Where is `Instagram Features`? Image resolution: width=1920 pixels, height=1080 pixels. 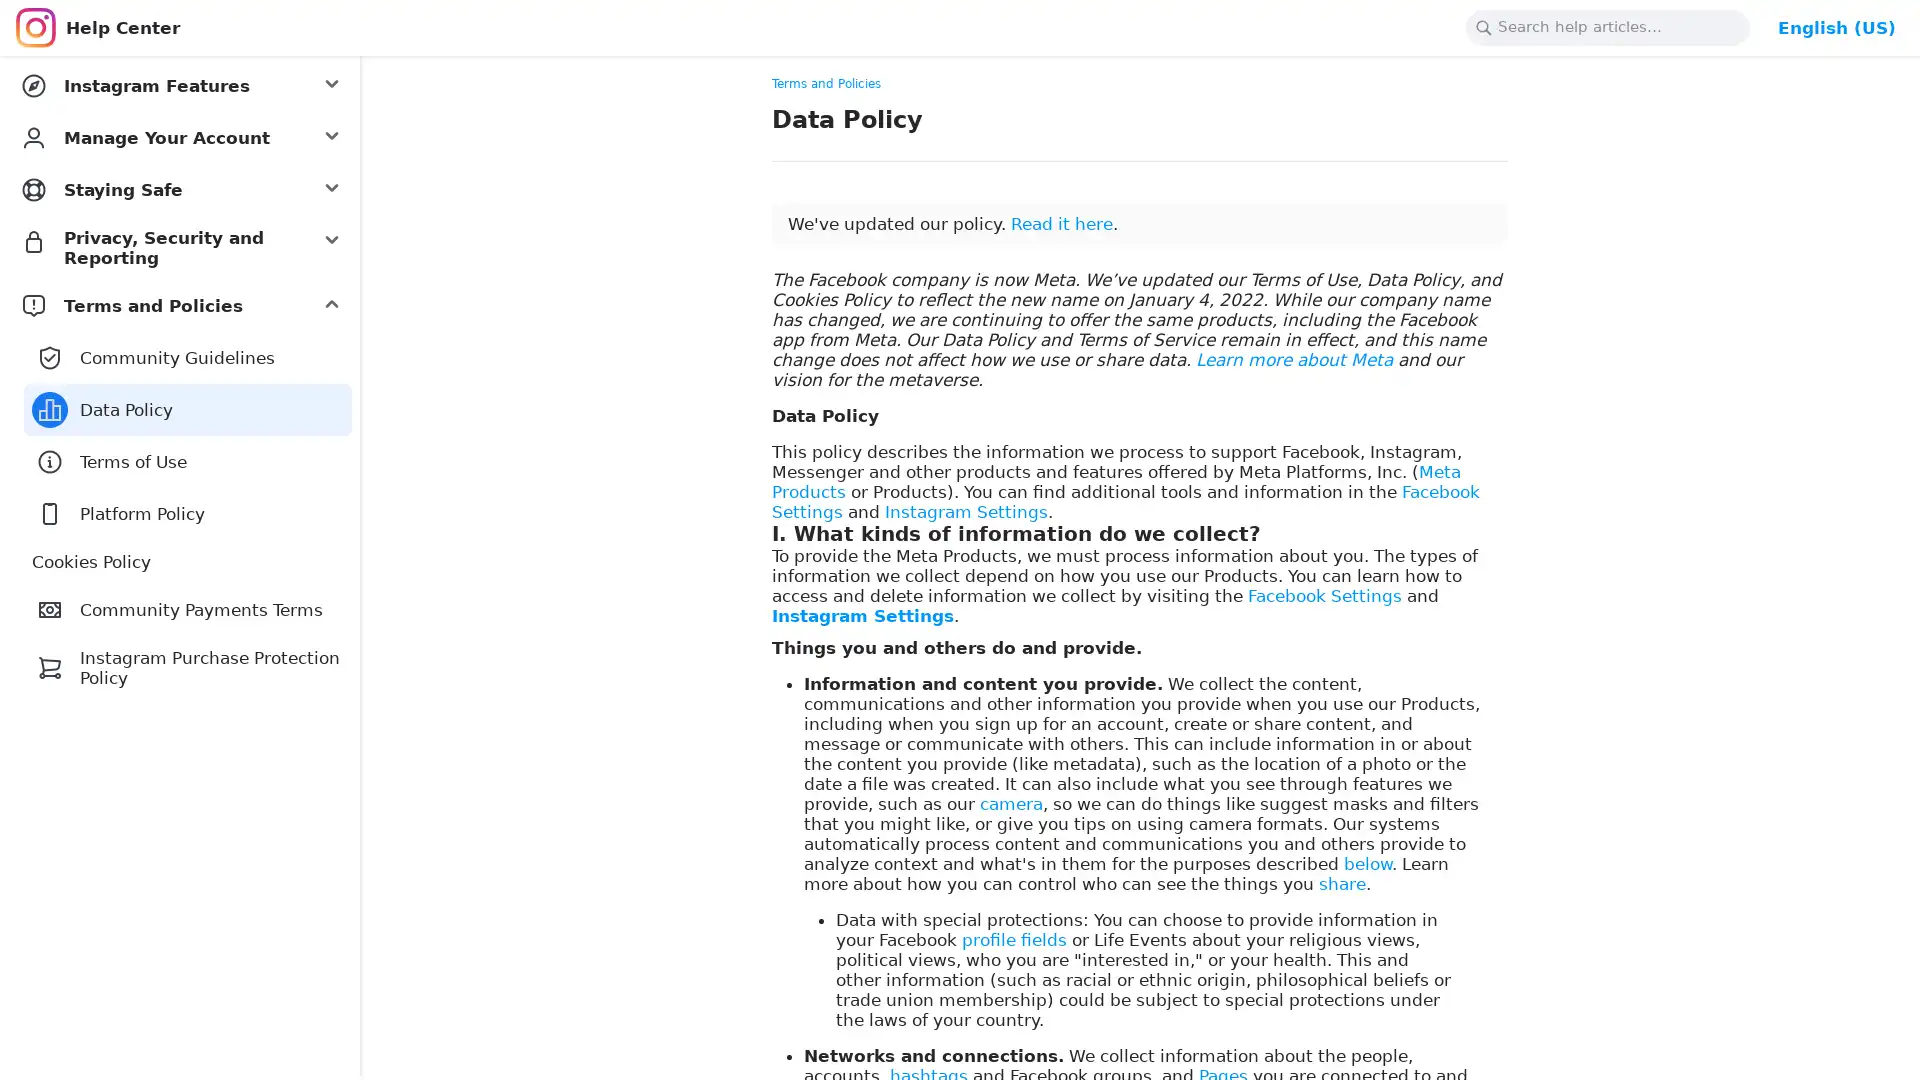
Instagram Features is located at coordinates (180, 84).